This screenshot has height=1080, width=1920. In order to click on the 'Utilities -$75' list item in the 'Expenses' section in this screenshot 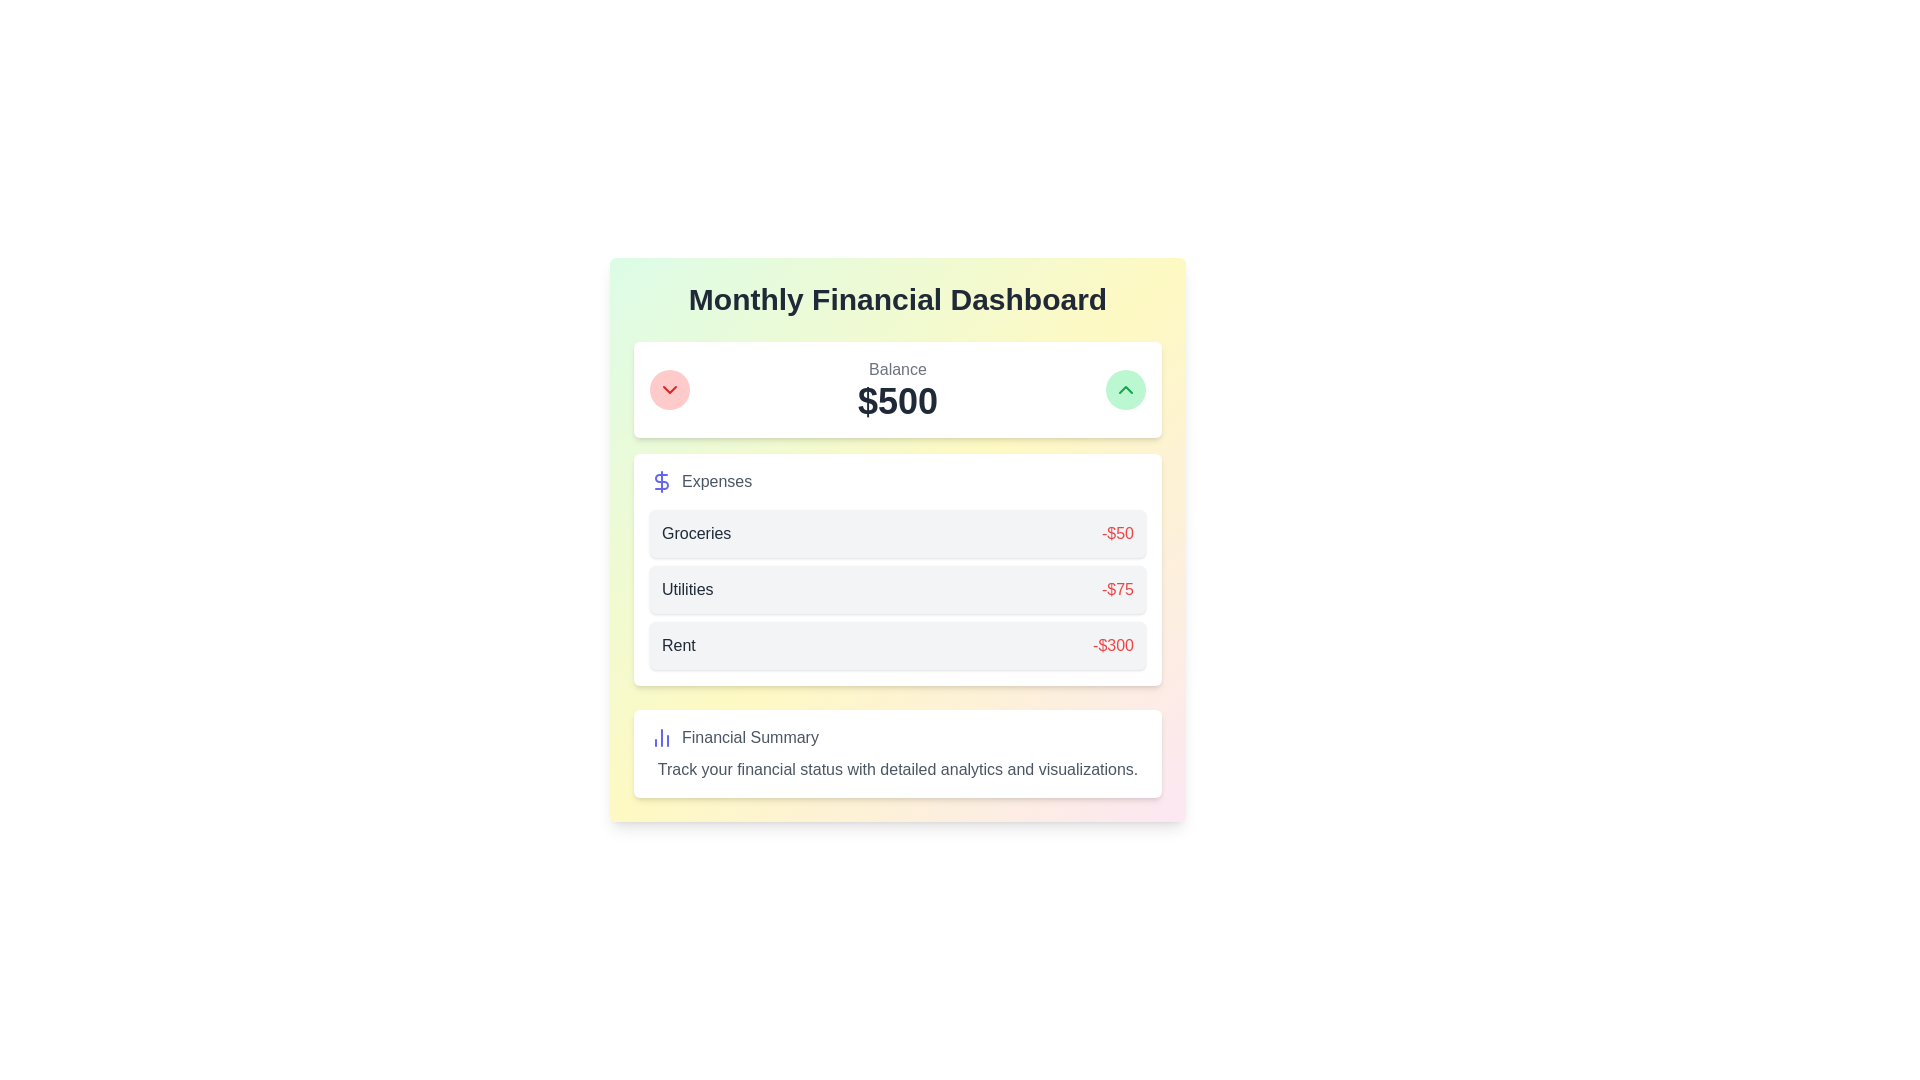, I will do `click(896, 589)`.